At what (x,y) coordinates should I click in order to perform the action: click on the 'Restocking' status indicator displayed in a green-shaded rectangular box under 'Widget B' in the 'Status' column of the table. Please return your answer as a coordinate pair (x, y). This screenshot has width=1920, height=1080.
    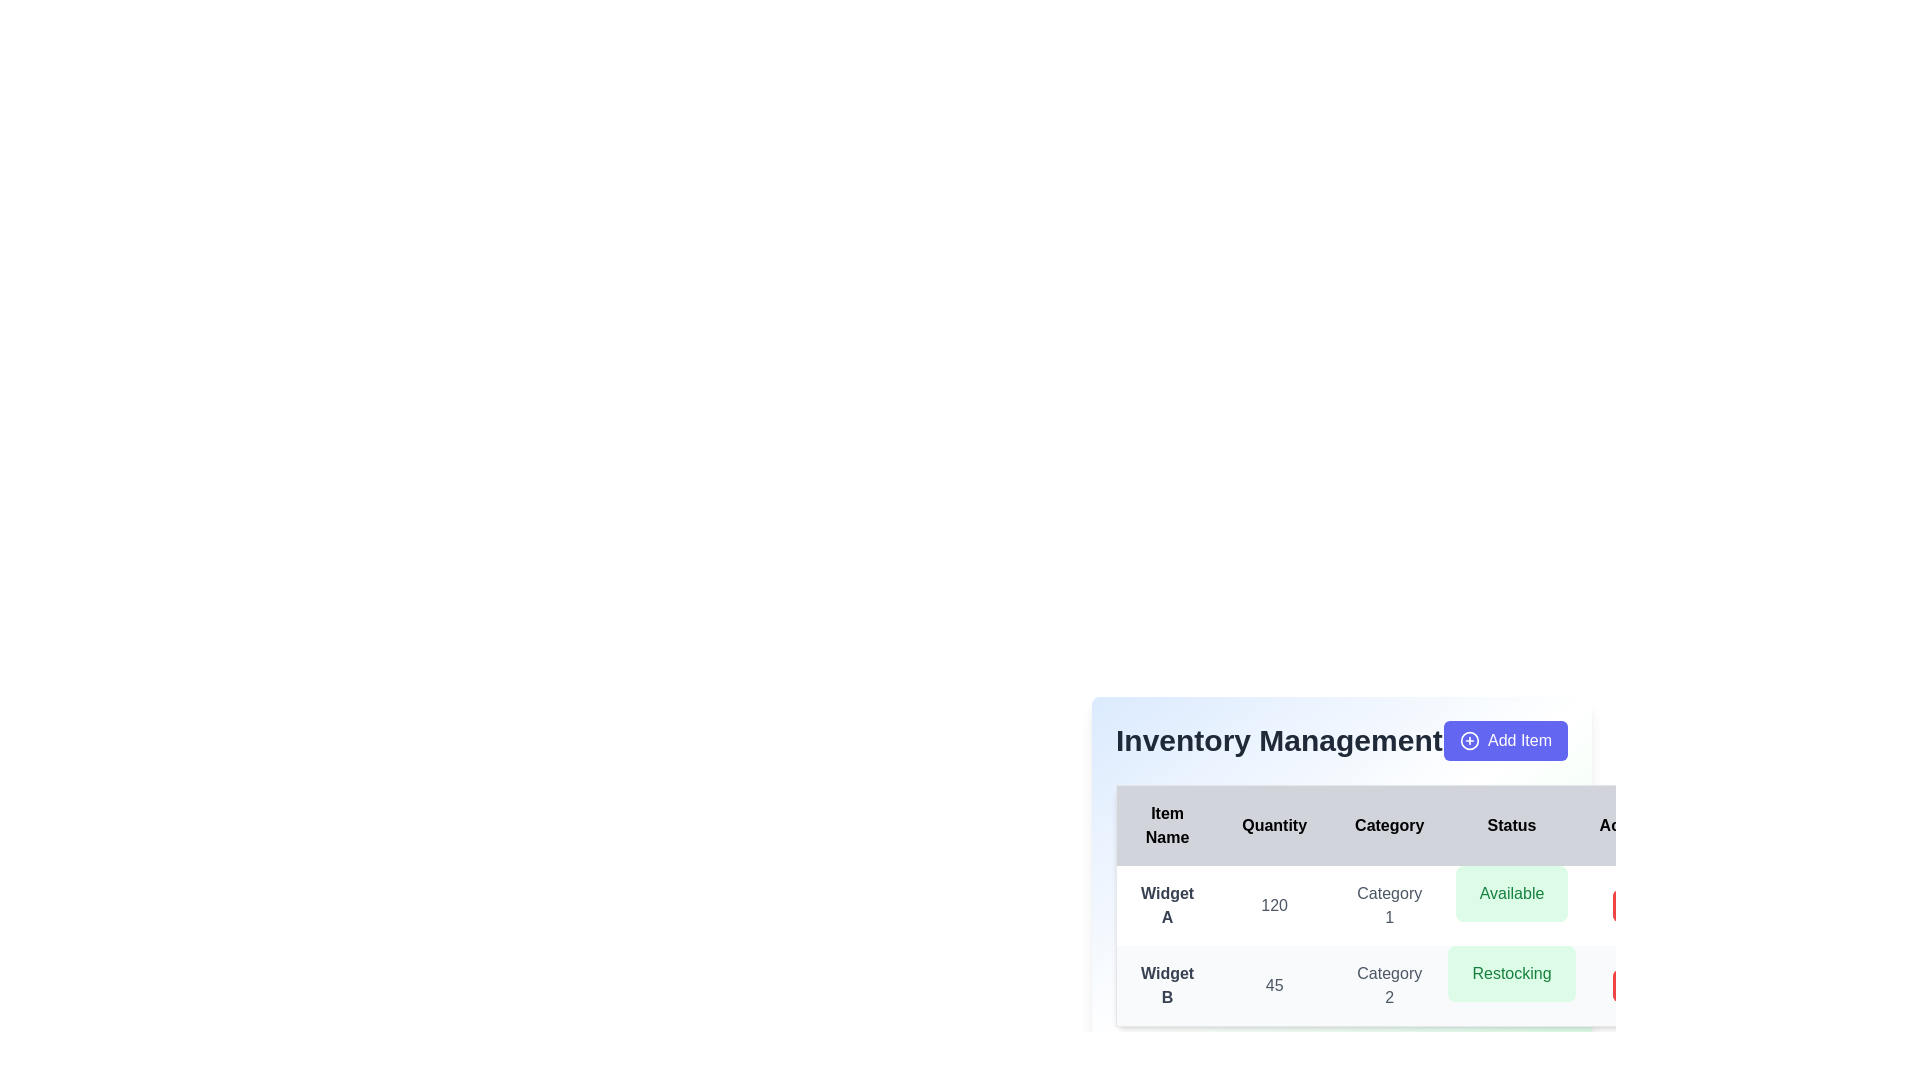
    Looking at the image, I should click on (1512, 973).